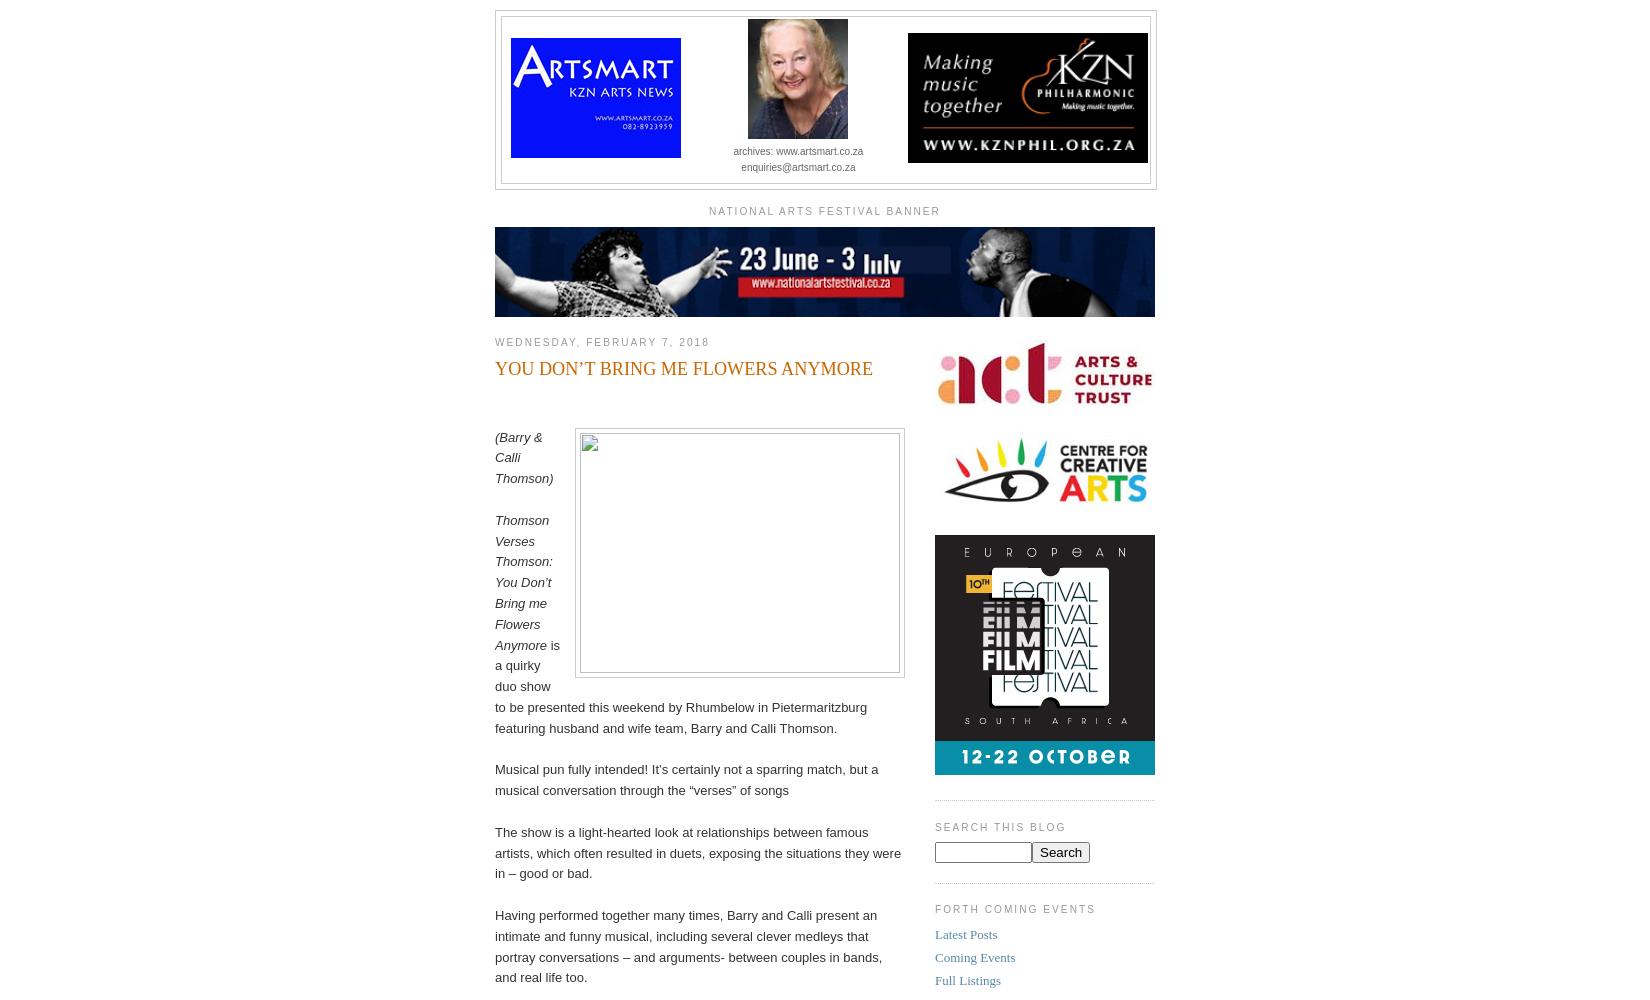 The width and height of the screenshot is (1650, 1000). I want to click on 'quirky duo show to be presented this
weekend by Rhumbelow in Pietermaritzburg featuring husband and wife team, Barry
and Calli Thomson.', so click(679, 695).